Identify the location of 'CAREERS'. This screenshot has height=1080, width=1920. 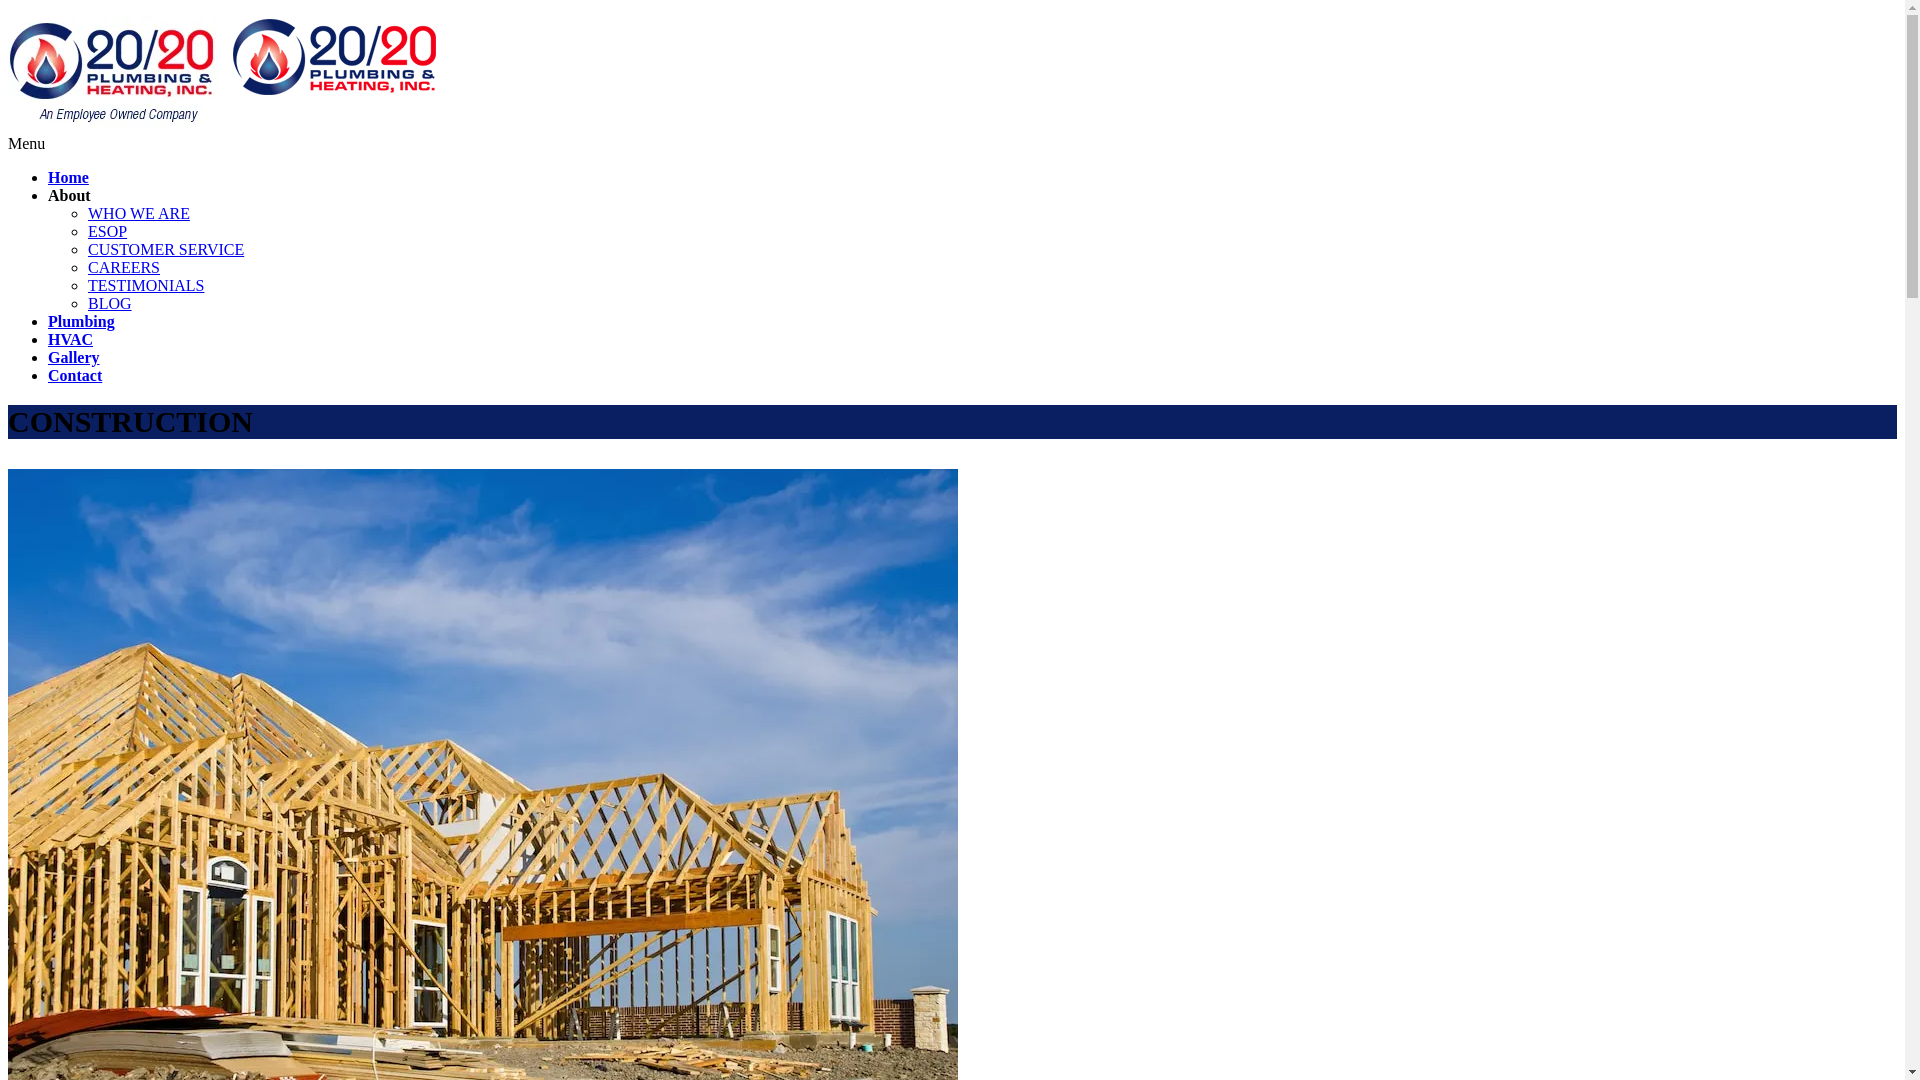
(123, 266).